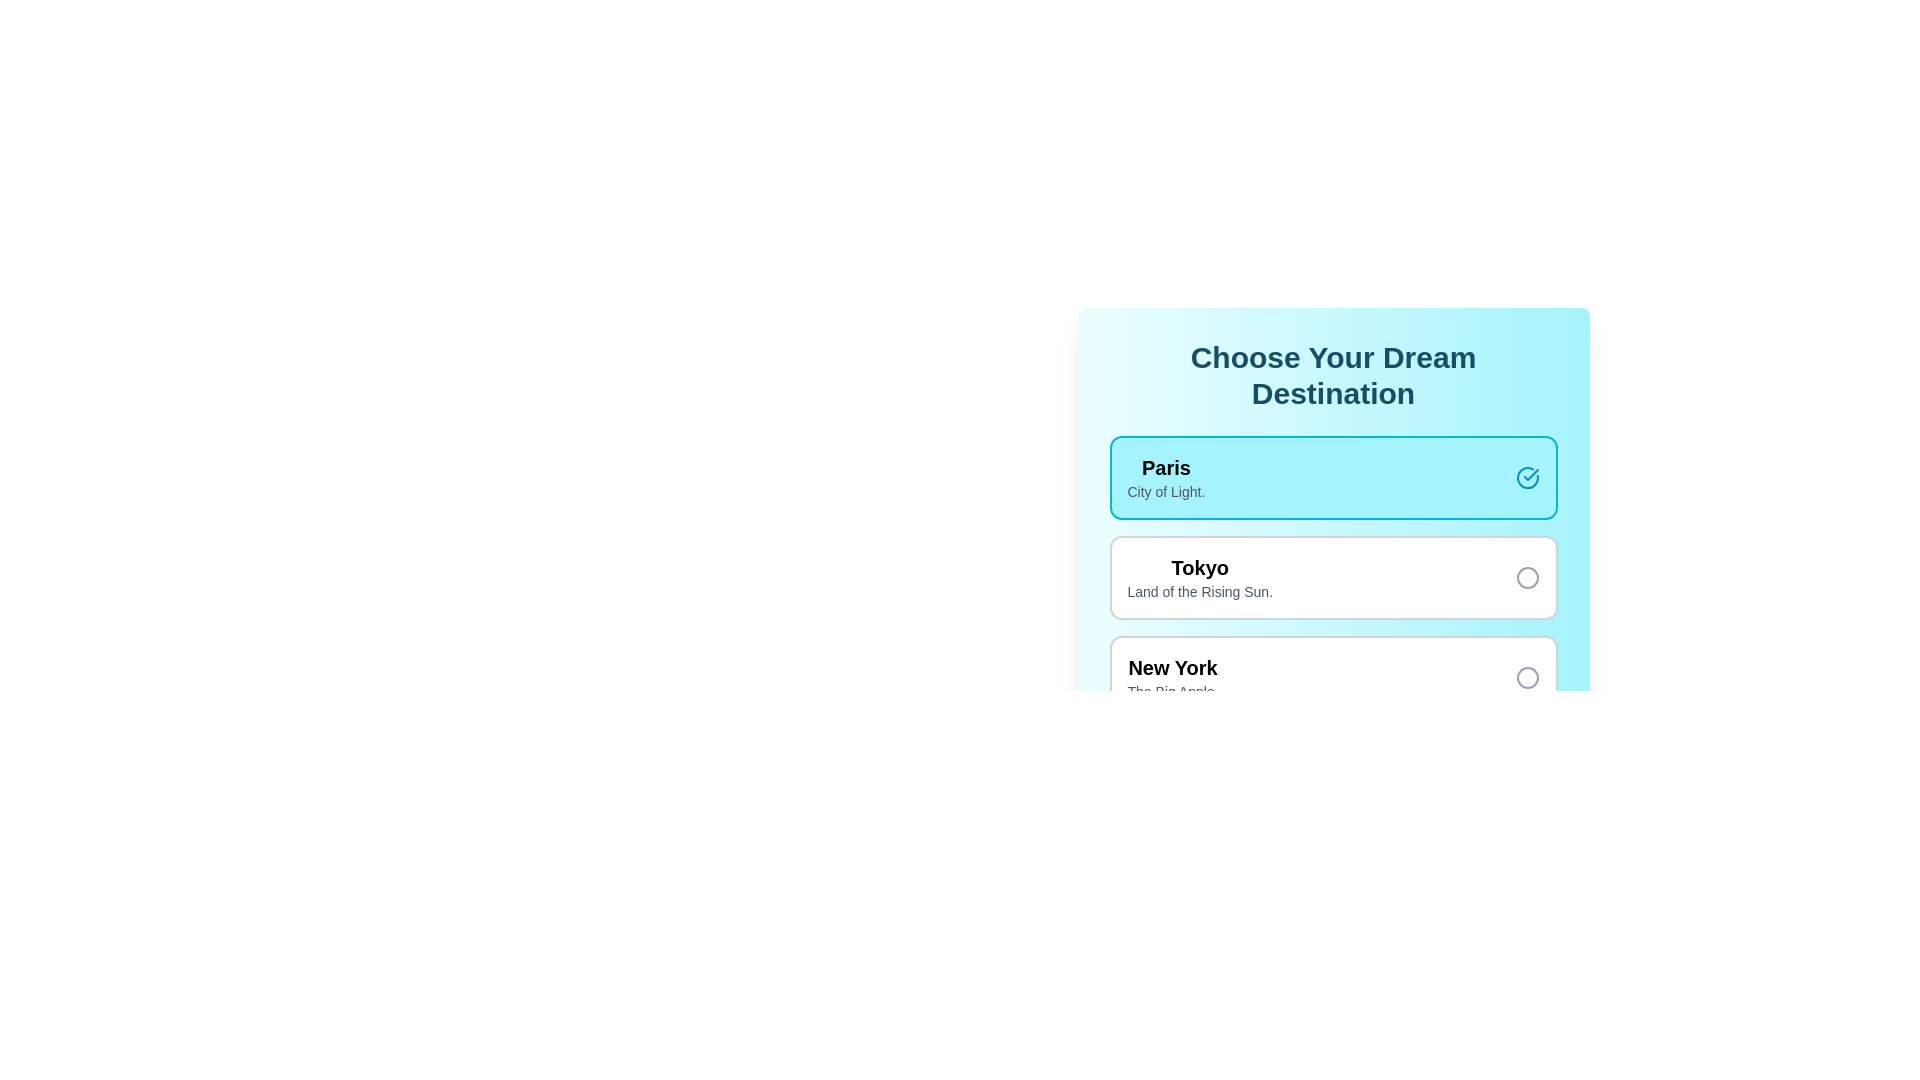 This screenshot has width=1920, height=1080. I want to click on the header text labeled 'New York', which is styled in bold and larger than its sibling elements, located towards the bottom of the main content area, so click(1173, 667).